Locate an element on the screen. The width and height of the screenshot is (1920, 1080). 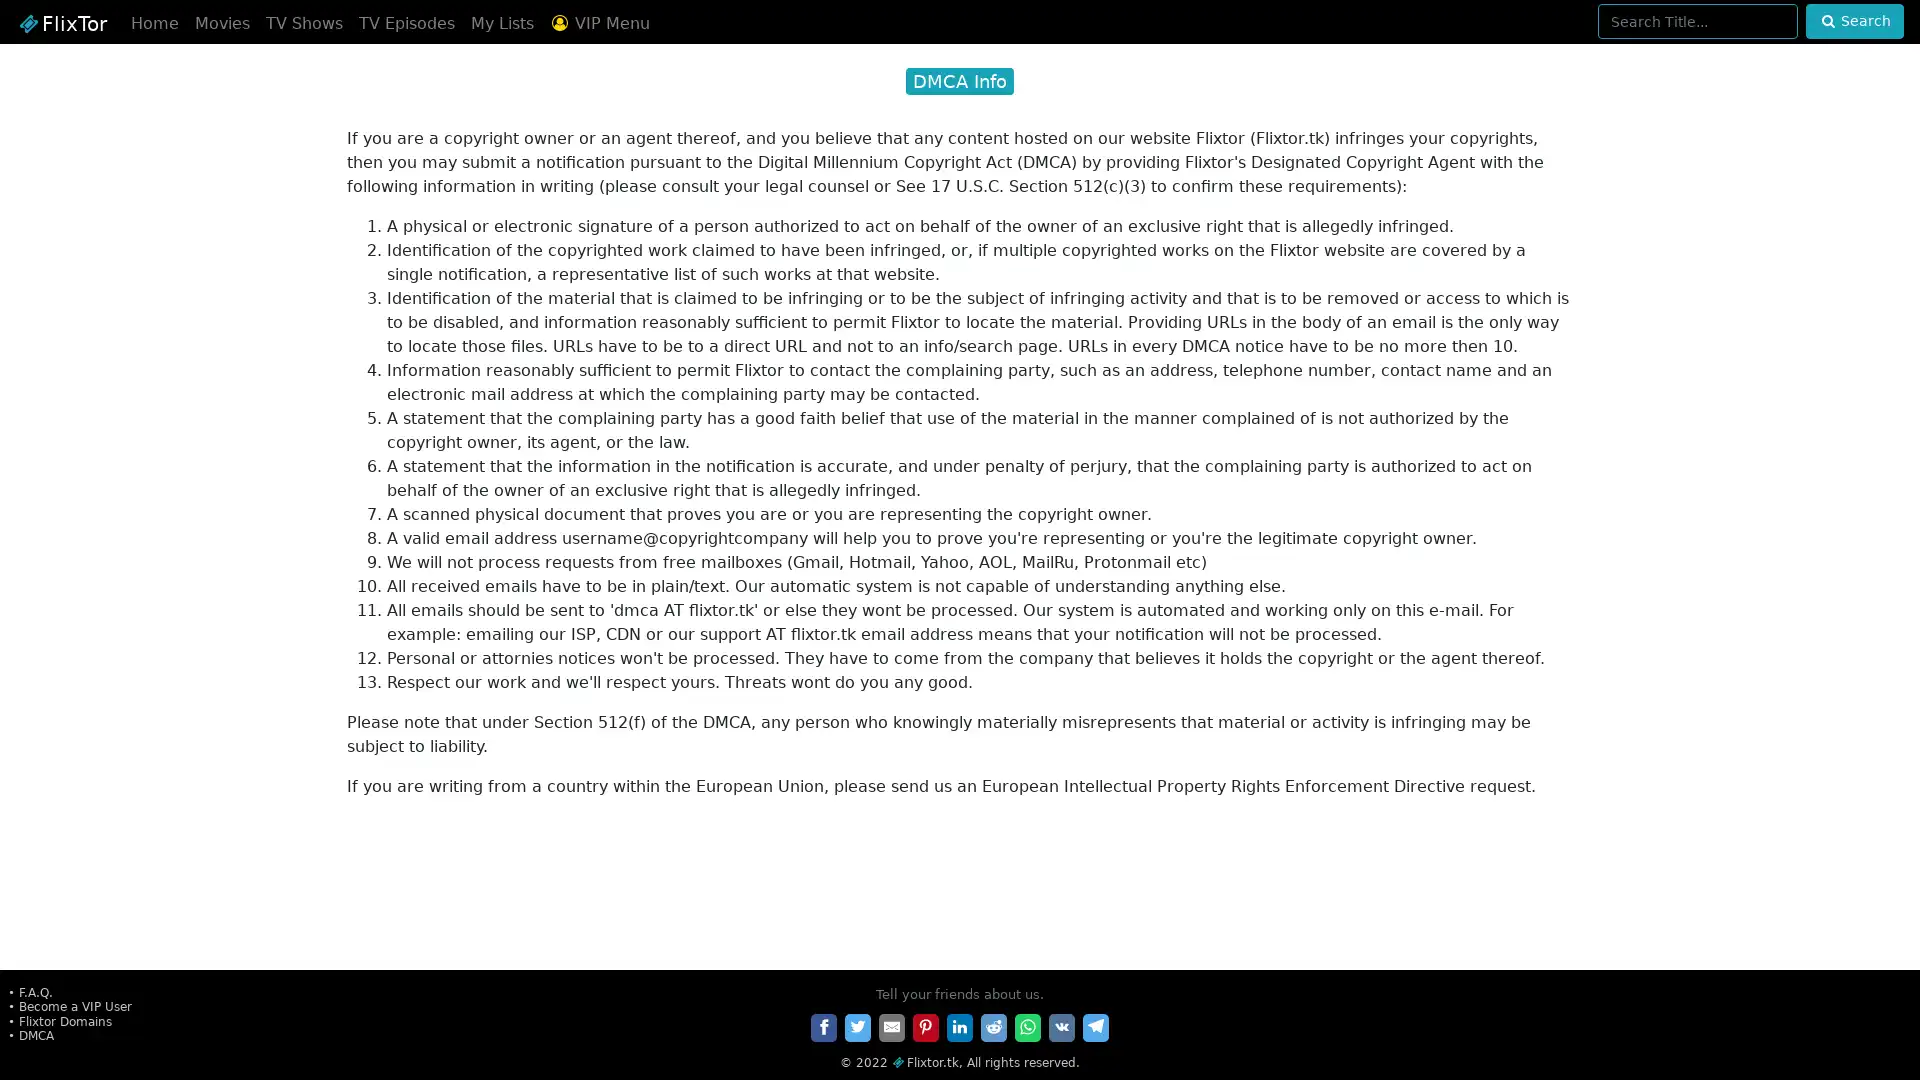
VIP Menu is located at coordinates (598, 23).